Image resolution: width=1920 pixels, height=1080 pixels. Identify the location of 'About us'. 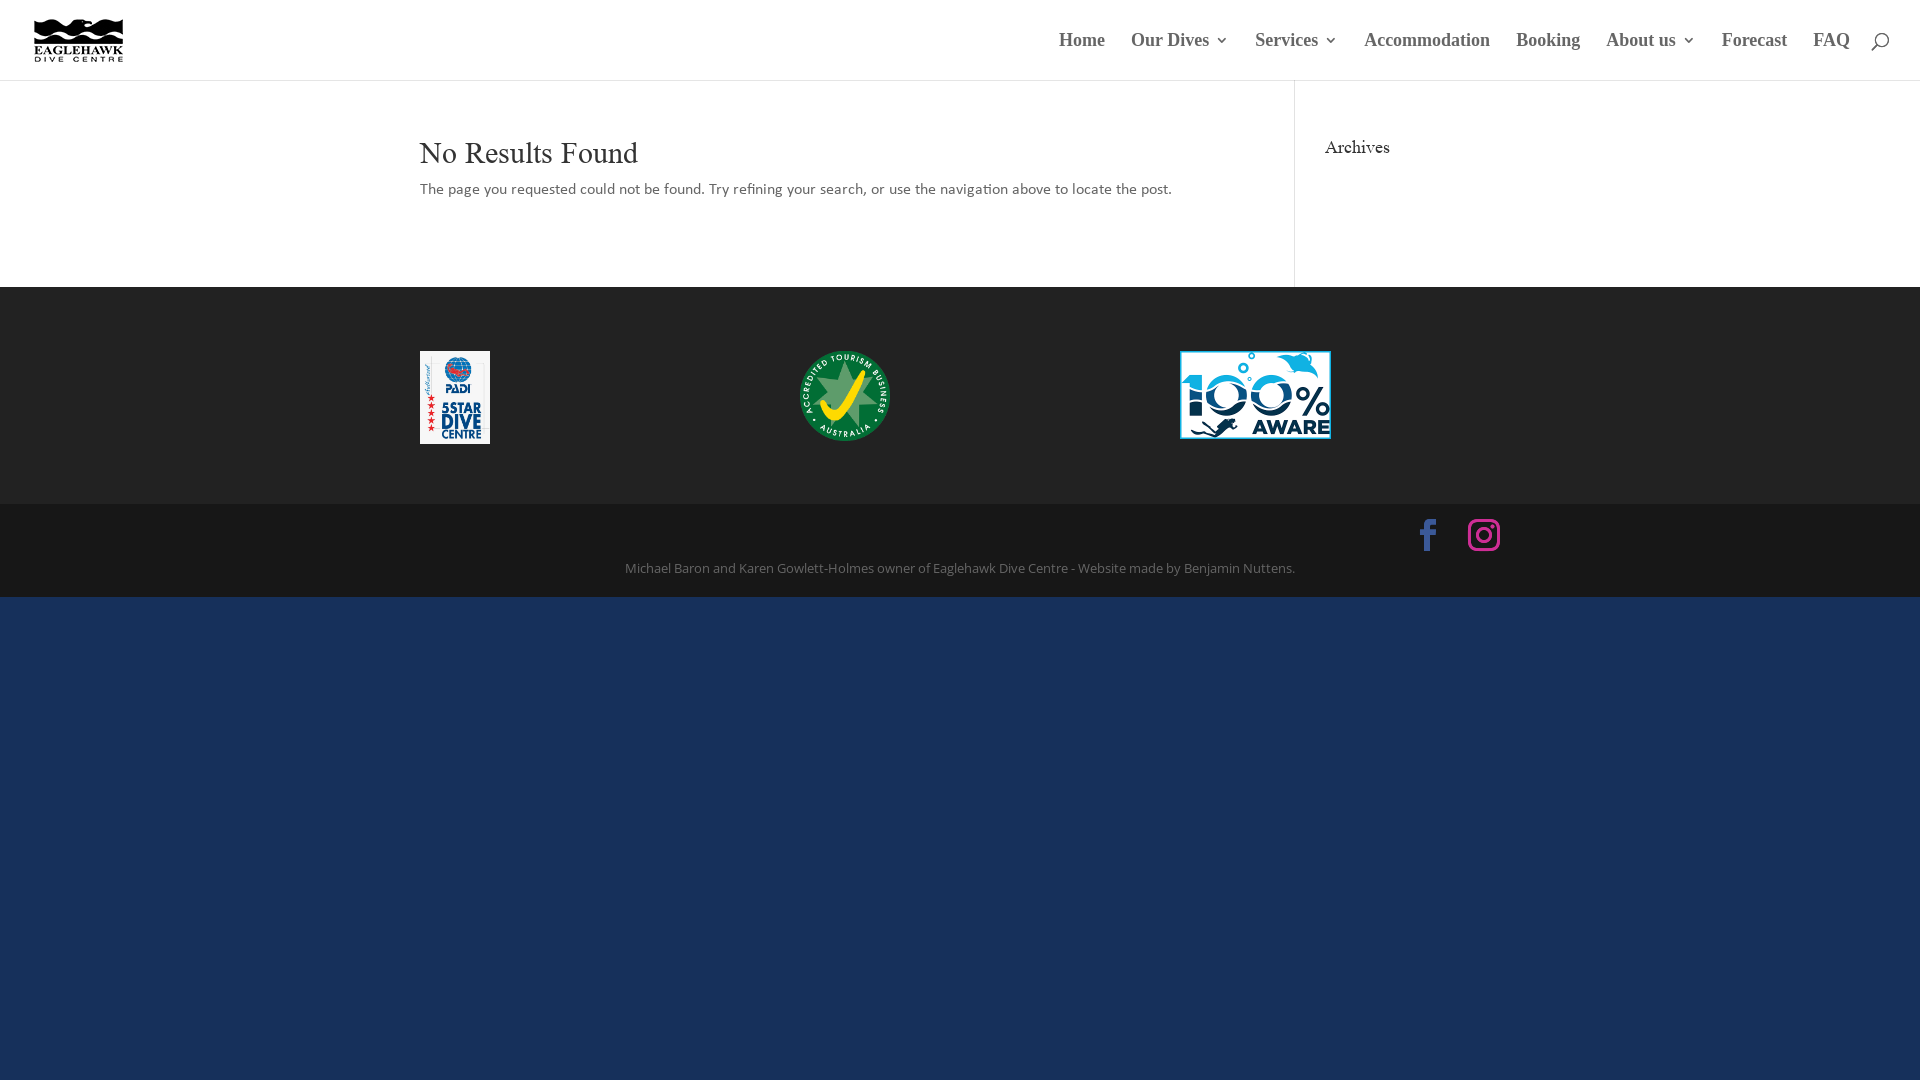
(1651, 55).